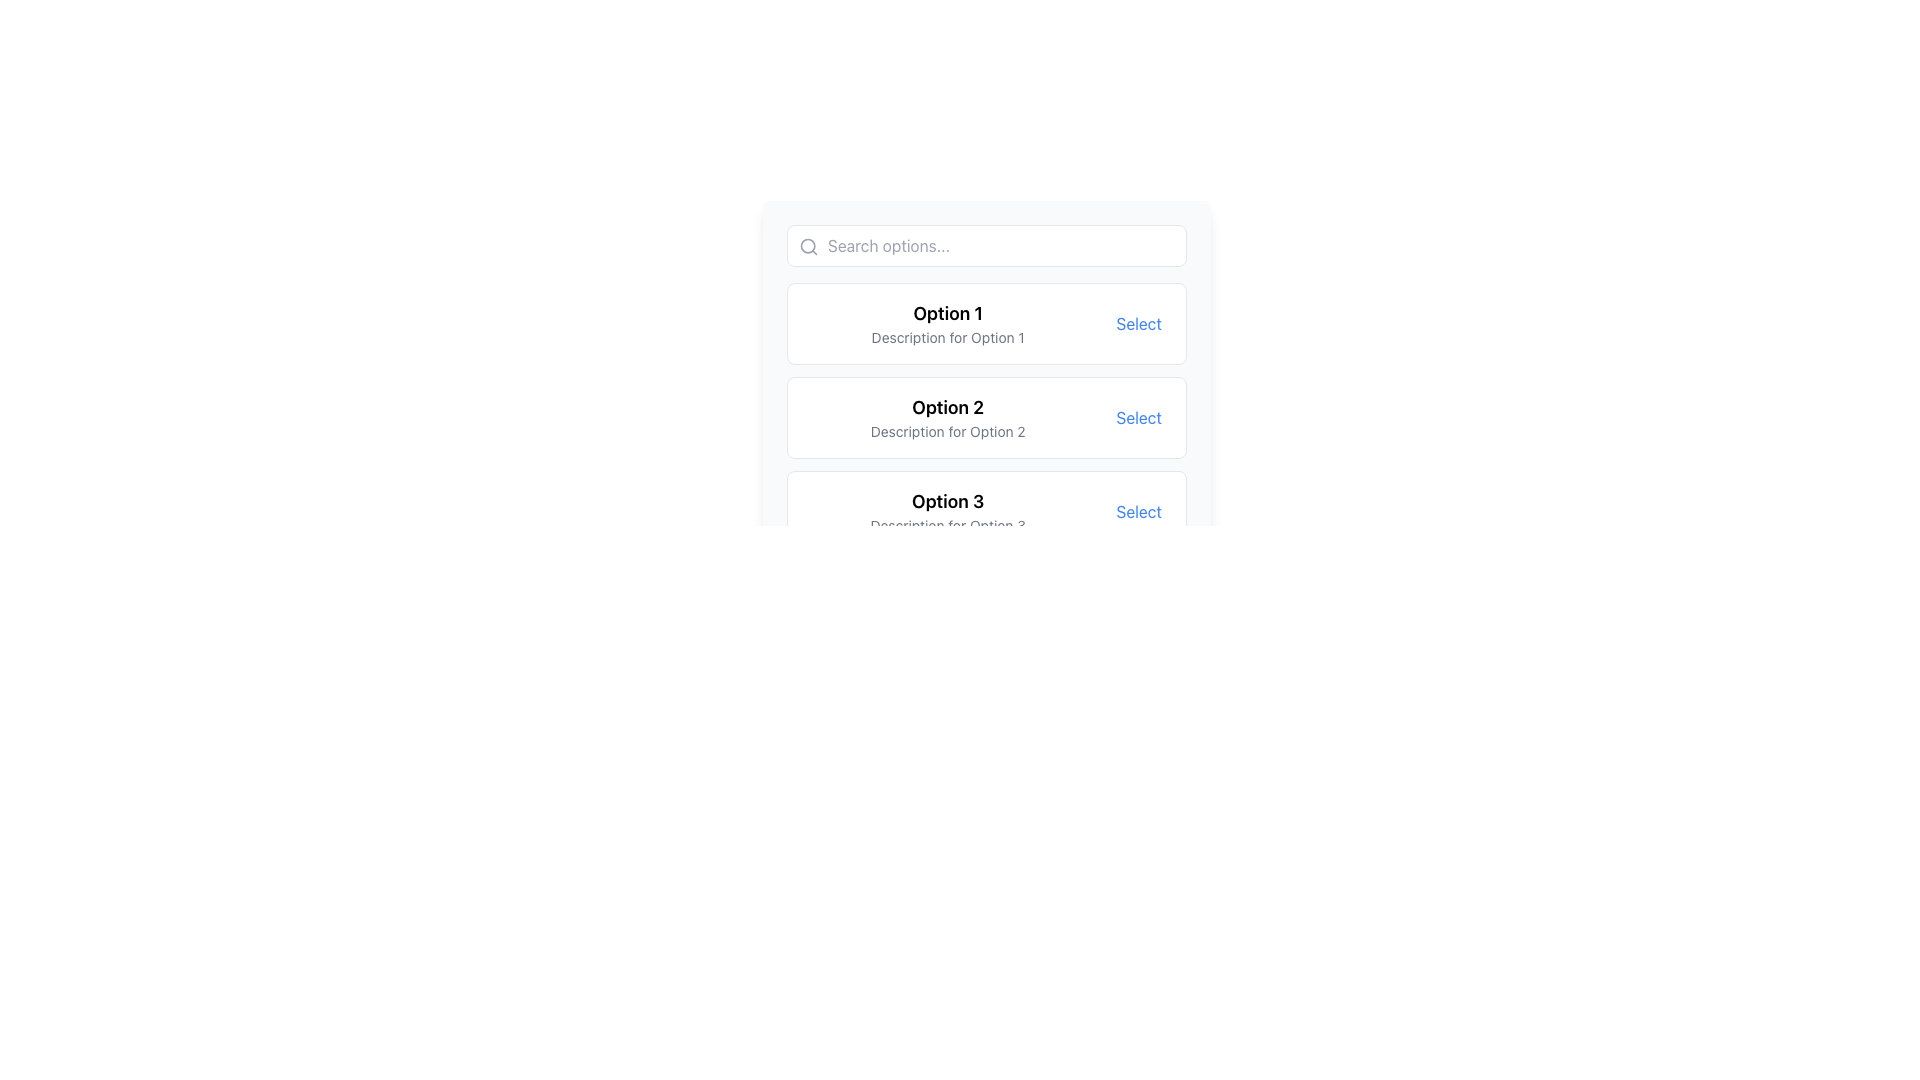 This screenshot has width=1920, height=1080. What do you see at coordinates (809, 245) in the screenshot?
I see `the gray magnifying glass icon located on the far left inside the search input field` at bounding box center [809, 245].